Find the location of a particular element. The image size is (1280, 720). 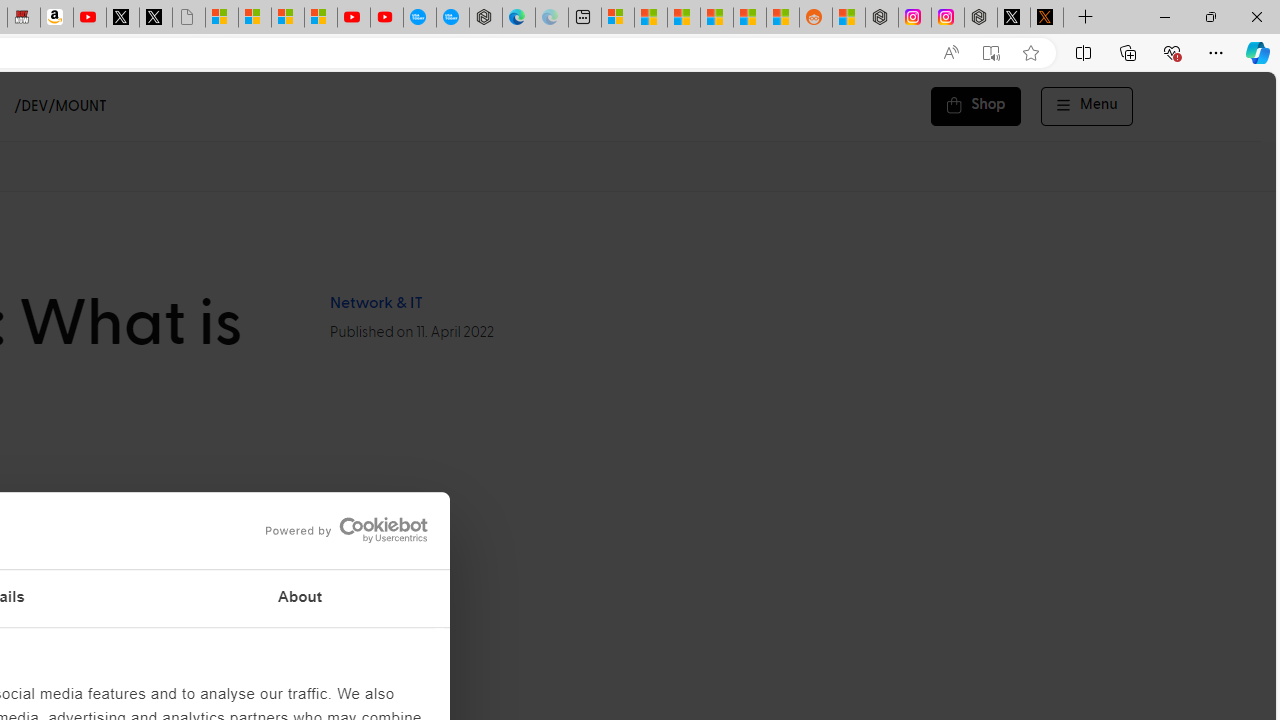

'Shanghai, China hourly forecast | Microsoft Weather' is located at coordinates (684, 17).